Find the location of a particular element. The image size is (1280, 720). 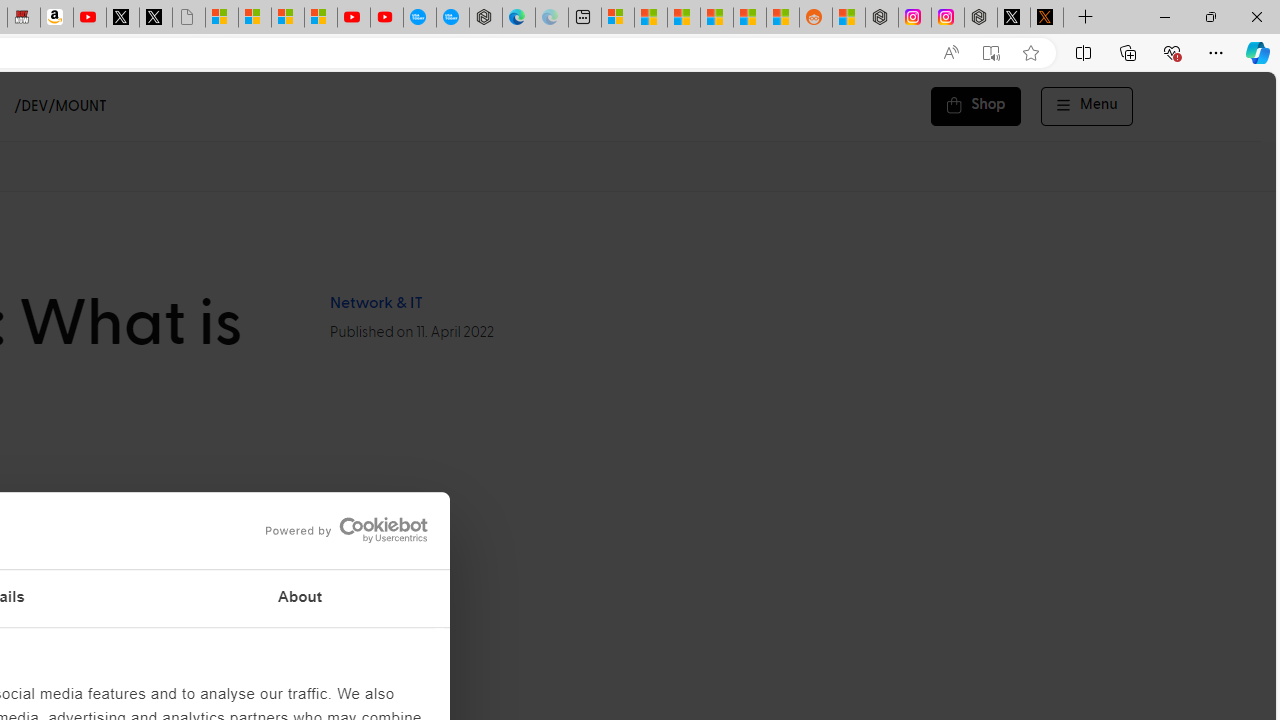

'Shanghai, China hourly forecast | Microsoft Weather' is located at coordinates (684, 17).